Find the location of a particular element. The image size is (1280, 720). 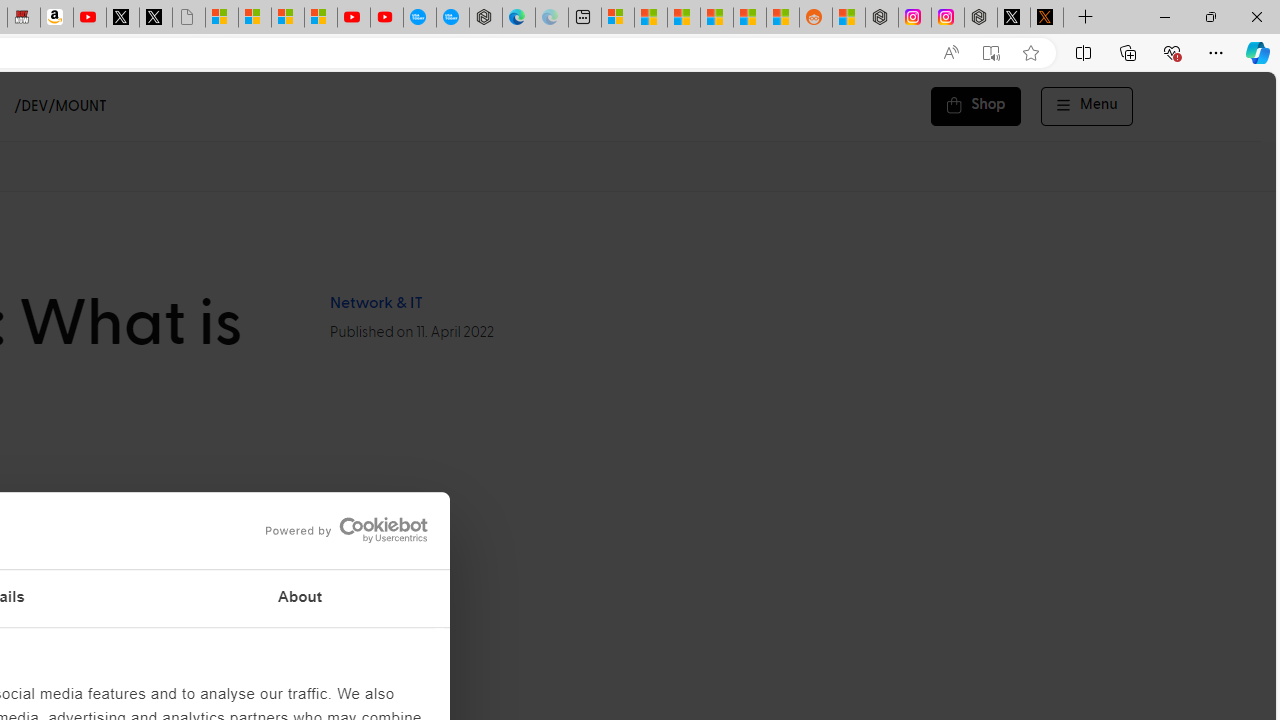

'Shanghai, China hourly forecast | Microsoft Weather' is located at coordinates (684, 17).